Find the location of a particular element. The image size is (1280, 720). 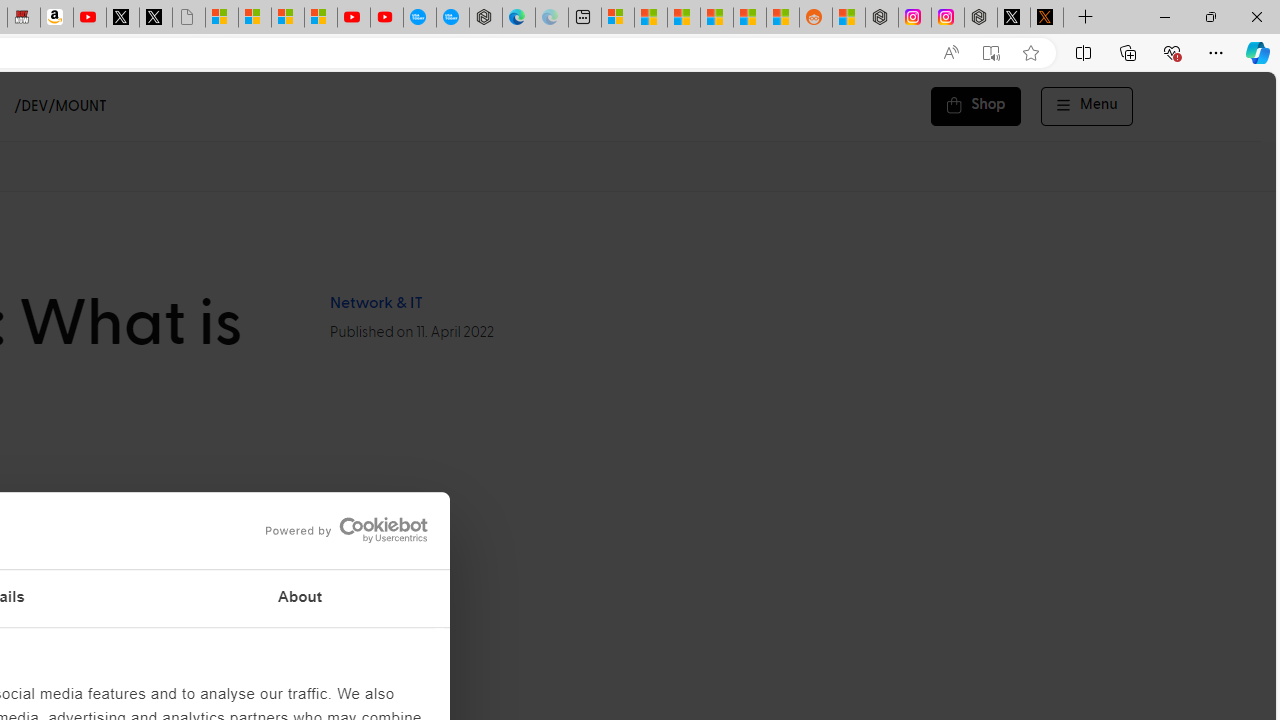

'Shanghai, China hourly forecast | Microsoft Weather' is located at coordinates (684, 17).